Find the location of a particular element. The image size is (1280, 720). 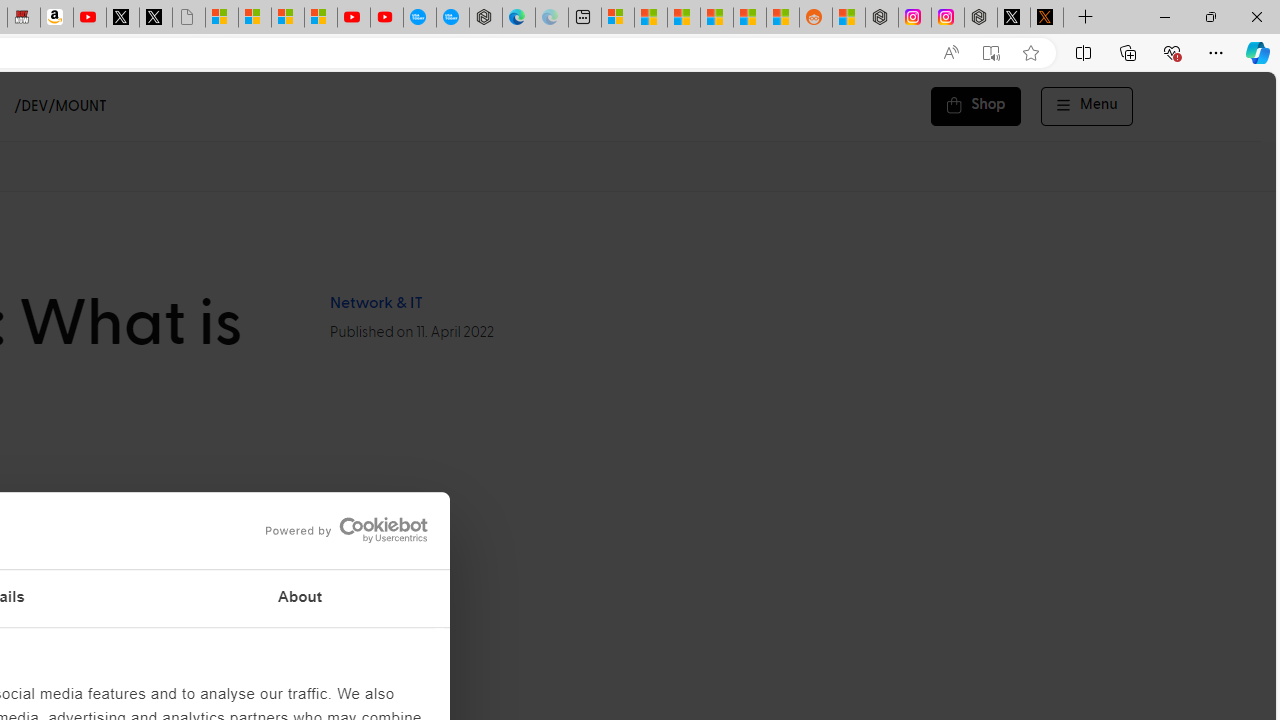

'Shanghai, China hourly forecast | Microsoft Weather' is located at coordinates (684, 17).